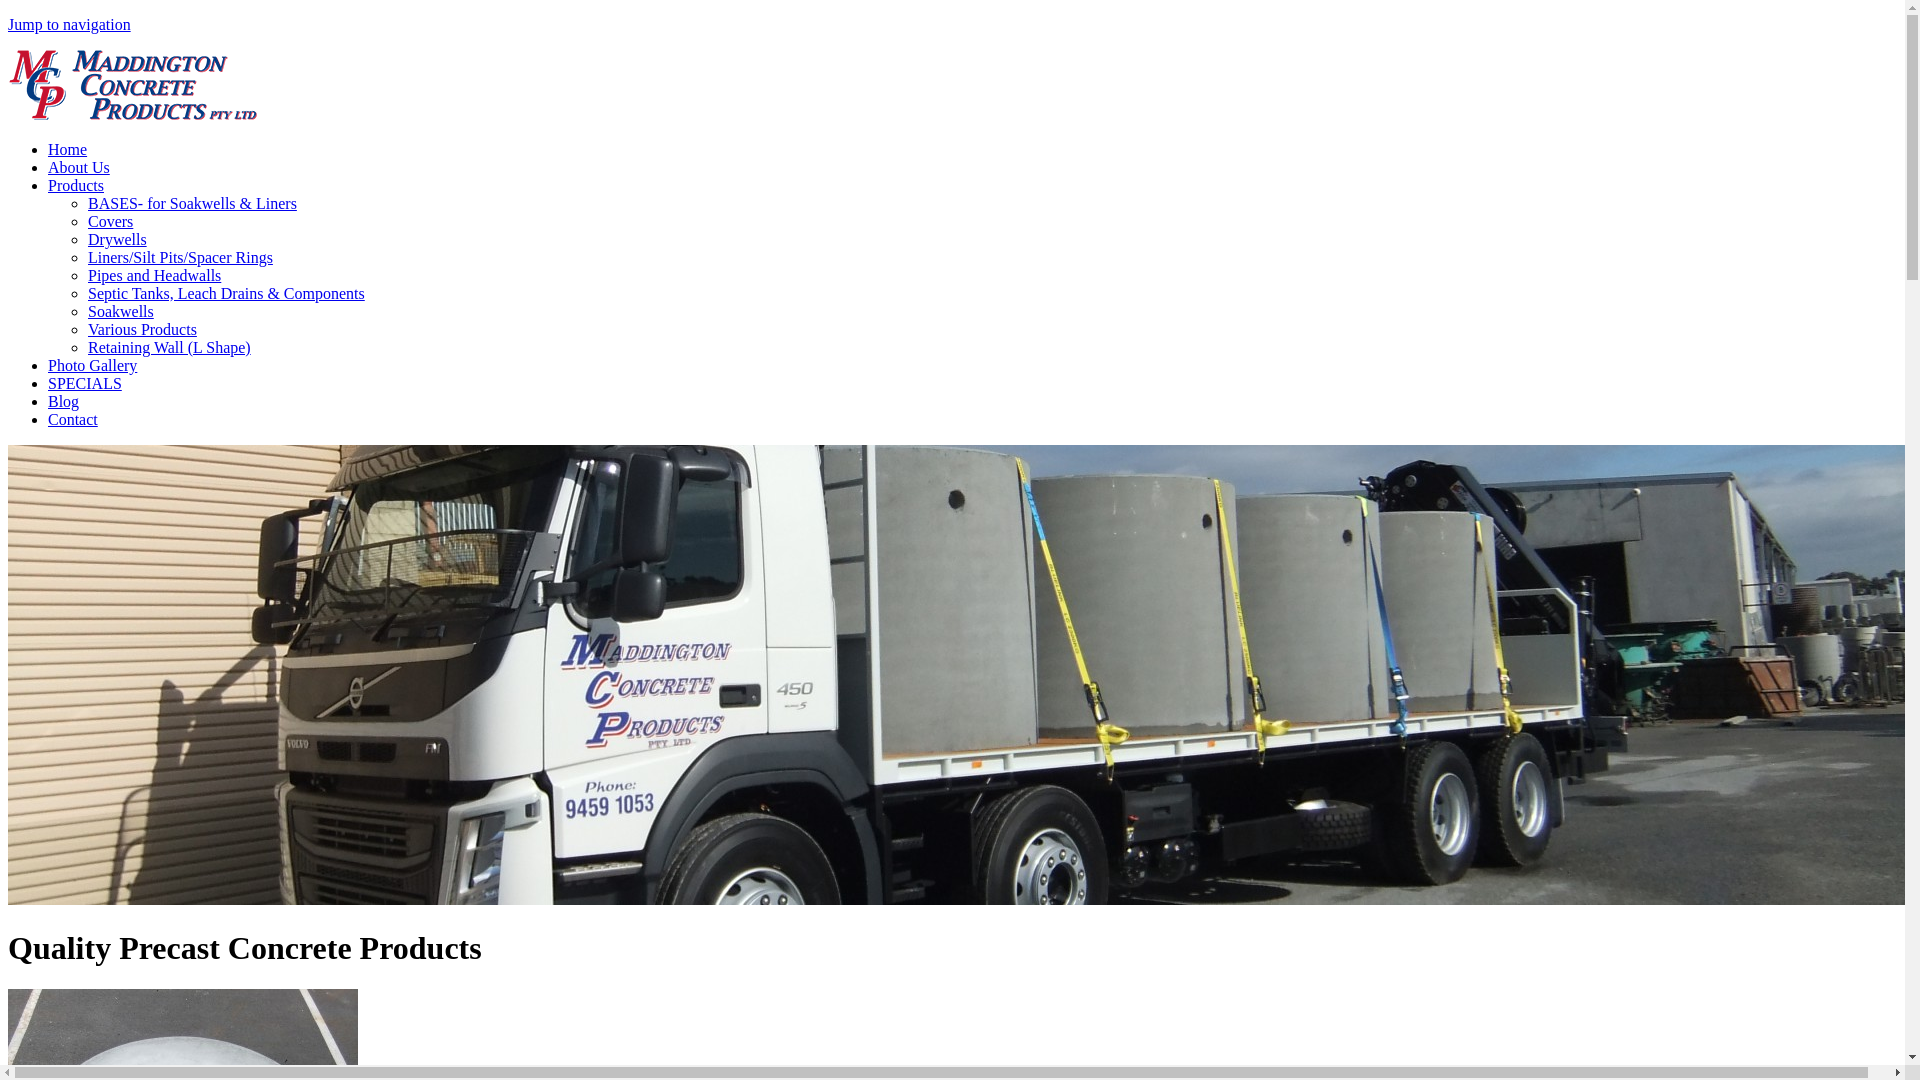  What do you see at coordinates (86, 275) in the screenshot?
I see `'Pipes and Headwalls'` at bounding box center [86, 275].